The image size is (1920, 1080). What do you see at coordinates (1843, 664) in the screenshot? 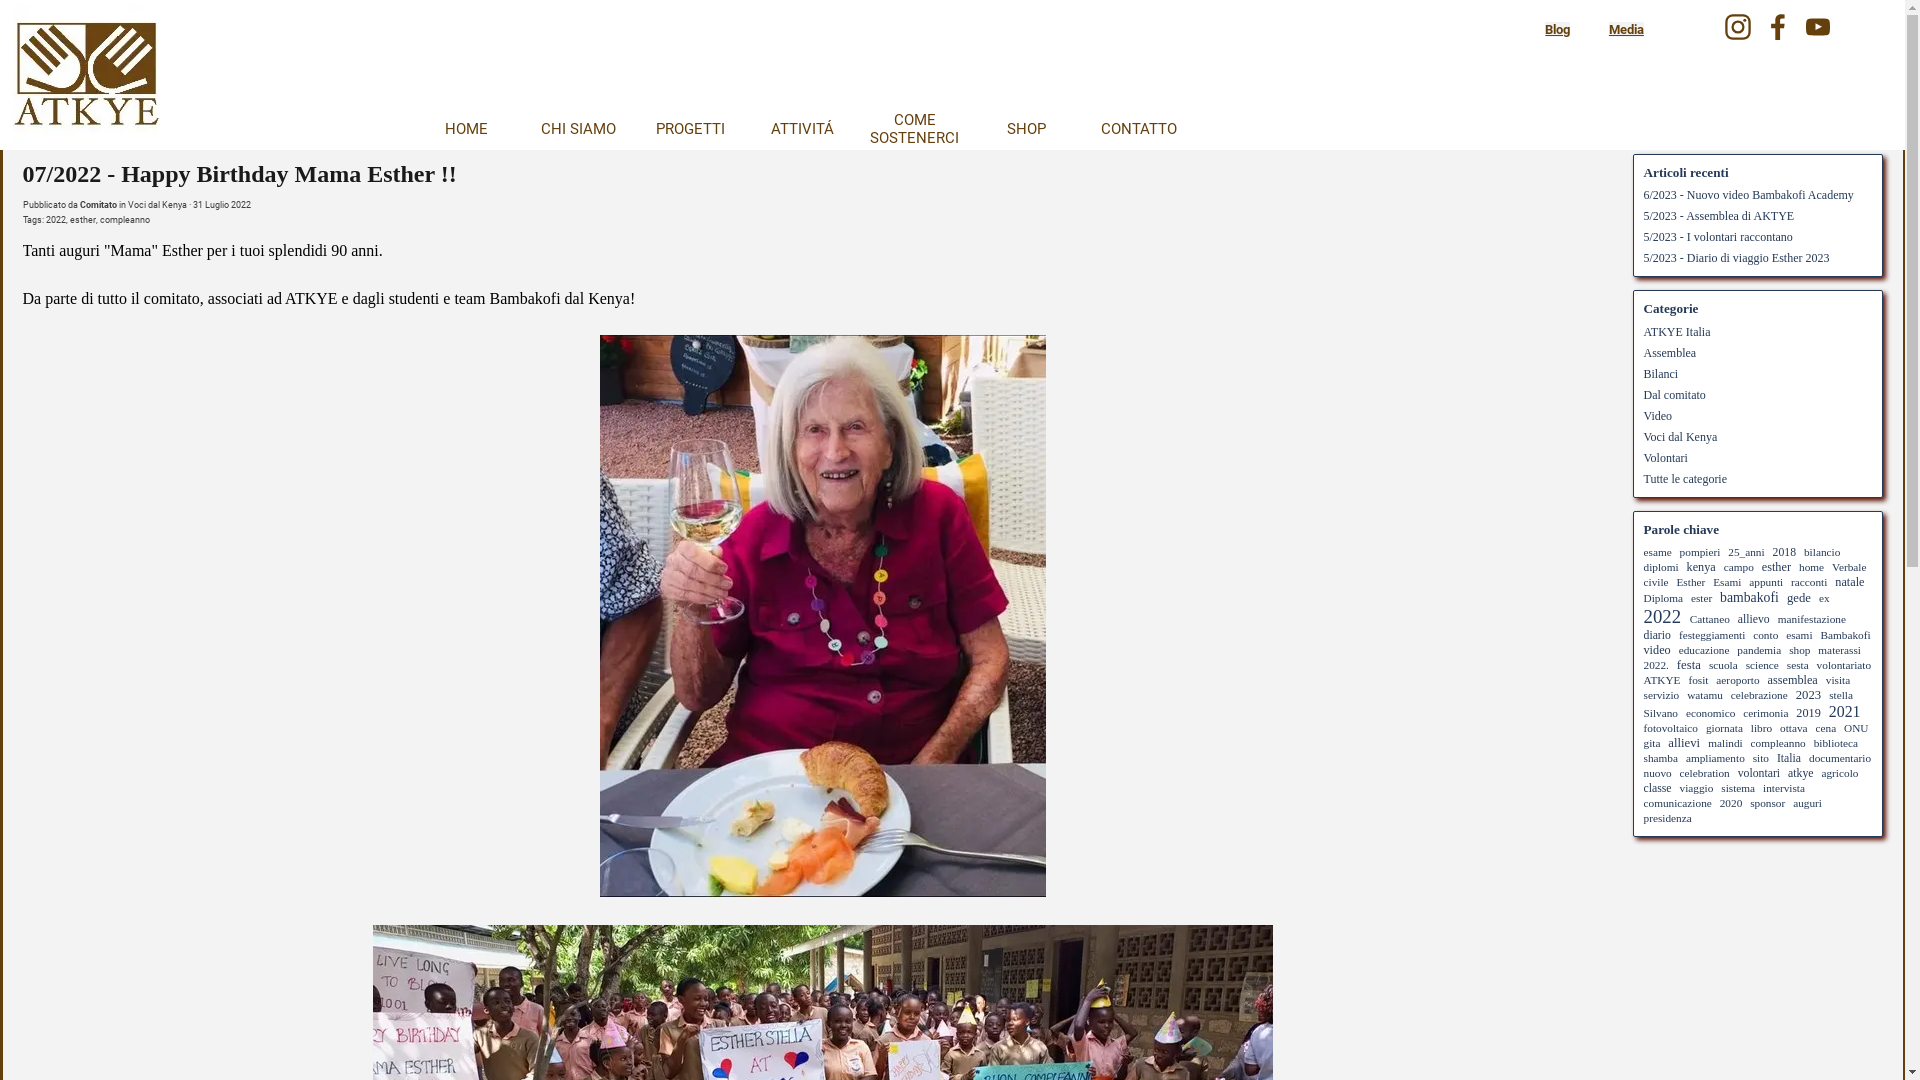
I see `'volontariato'` at bounding box center [1843, 664].